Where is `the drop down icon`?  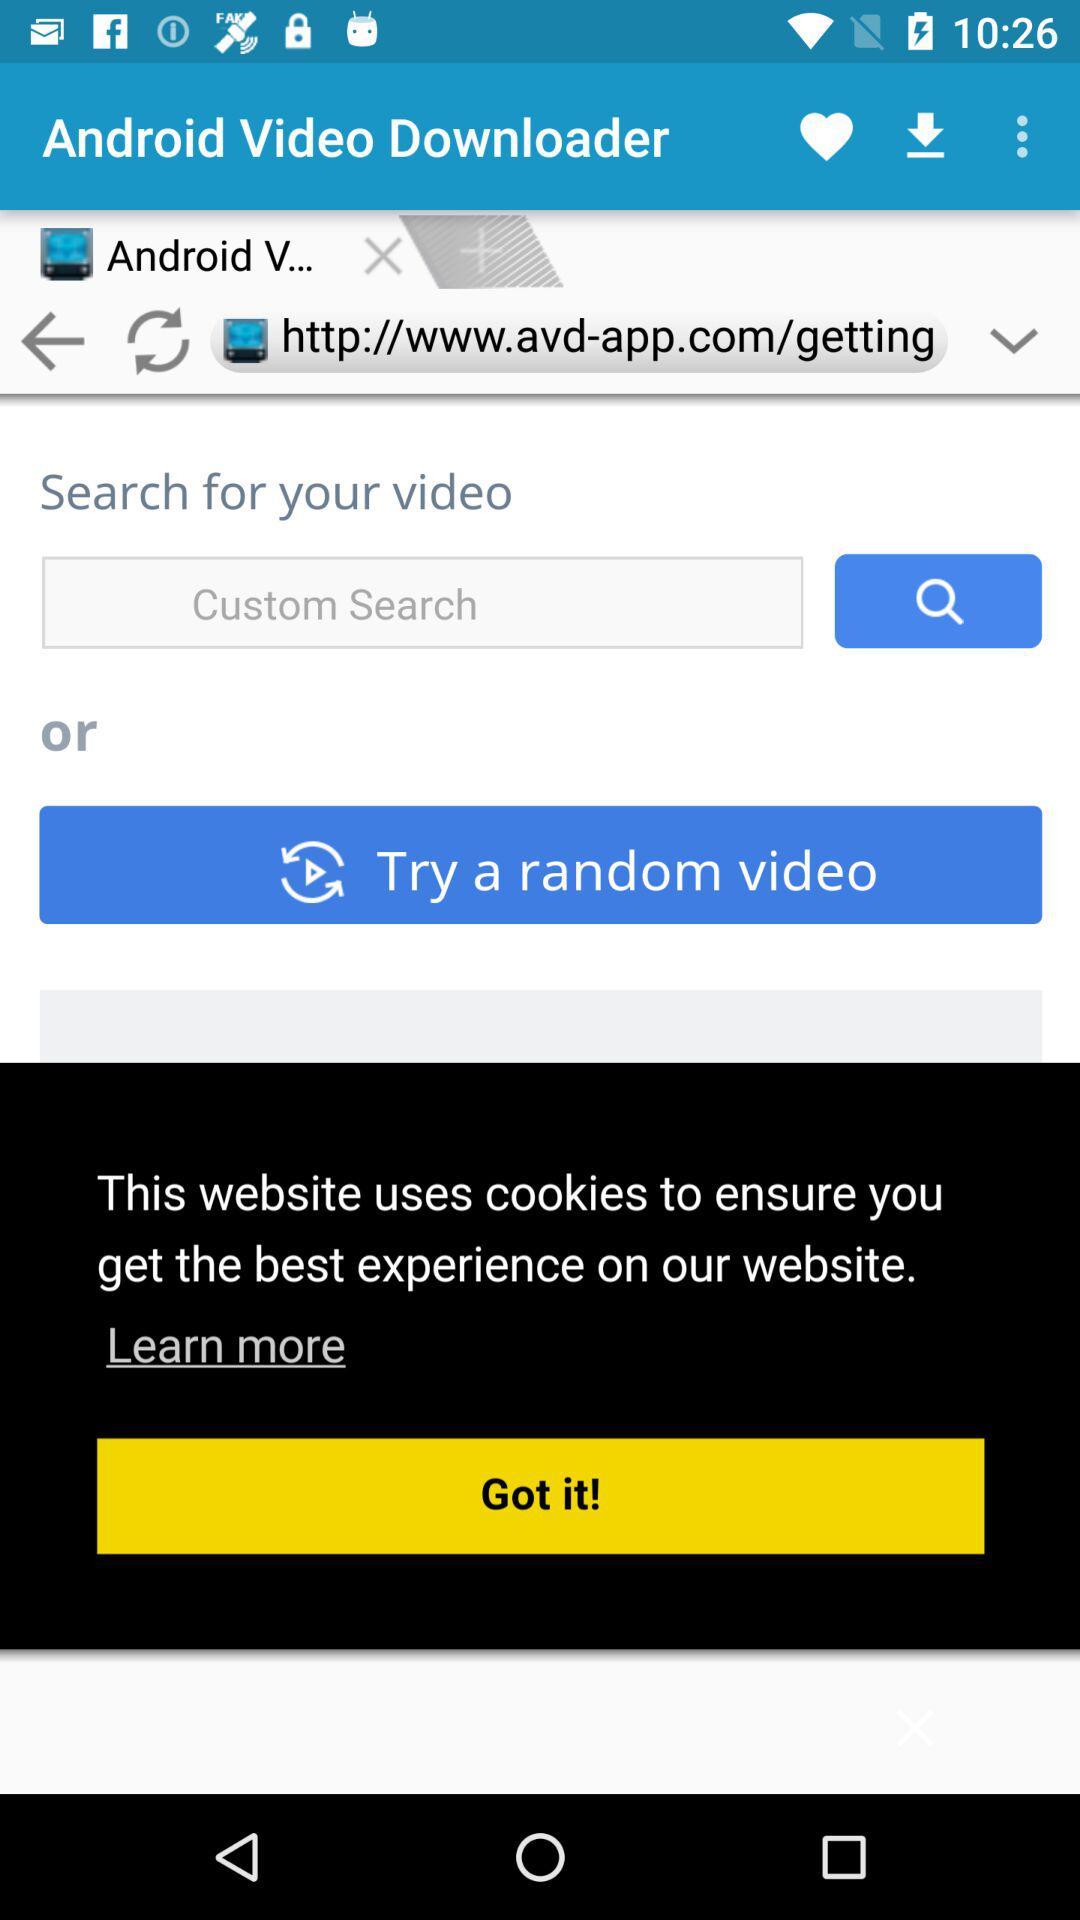 the drop down icon is located at coordinates (1014, 341).